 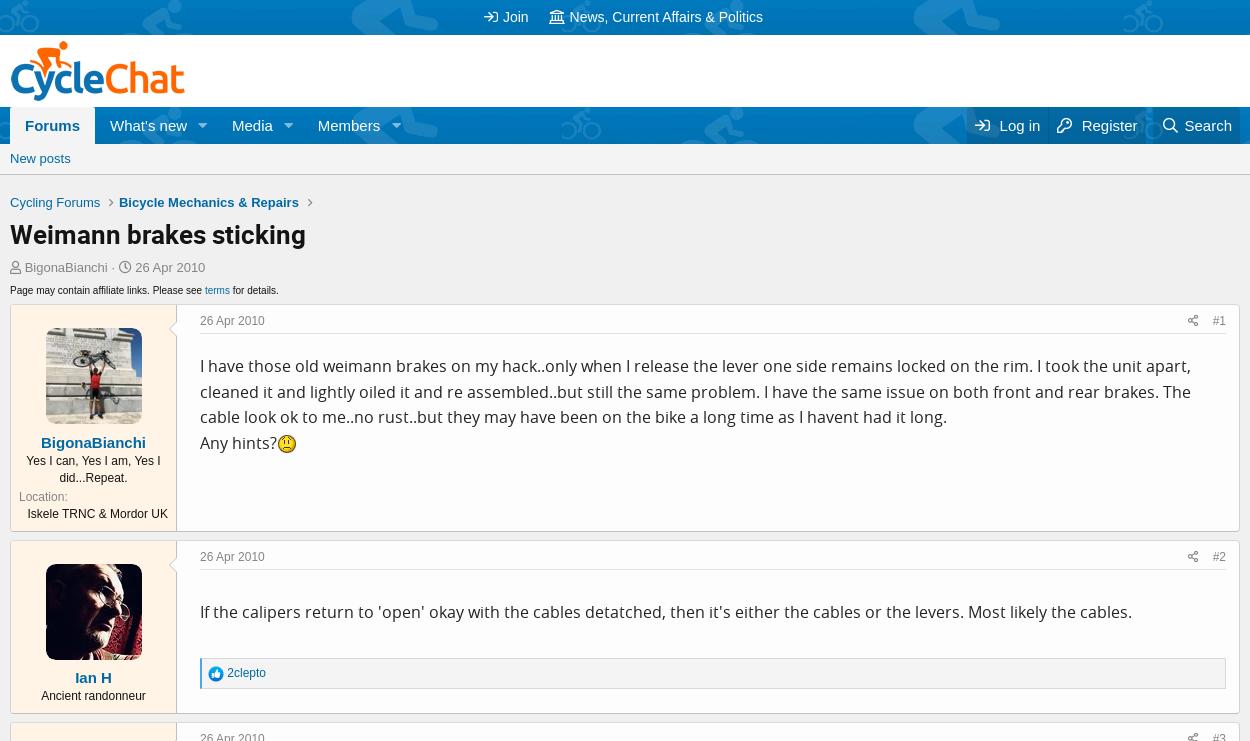 What do you see at coordinates (237, 442) in the screenshot?
I see `'Any hints?'` at bounding box center [237, 442].